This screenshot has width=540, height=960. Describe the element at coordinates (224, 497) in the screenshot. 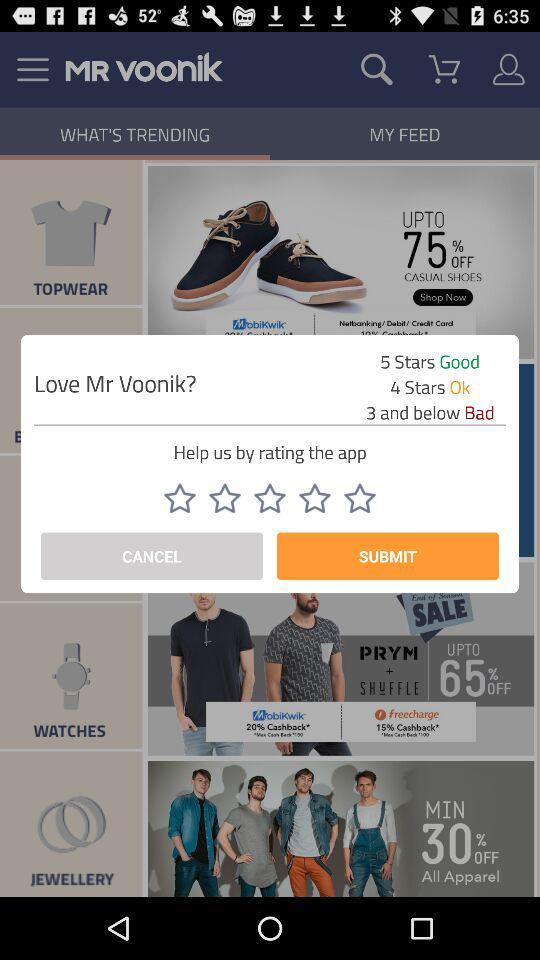

I see `the second star` at that location.